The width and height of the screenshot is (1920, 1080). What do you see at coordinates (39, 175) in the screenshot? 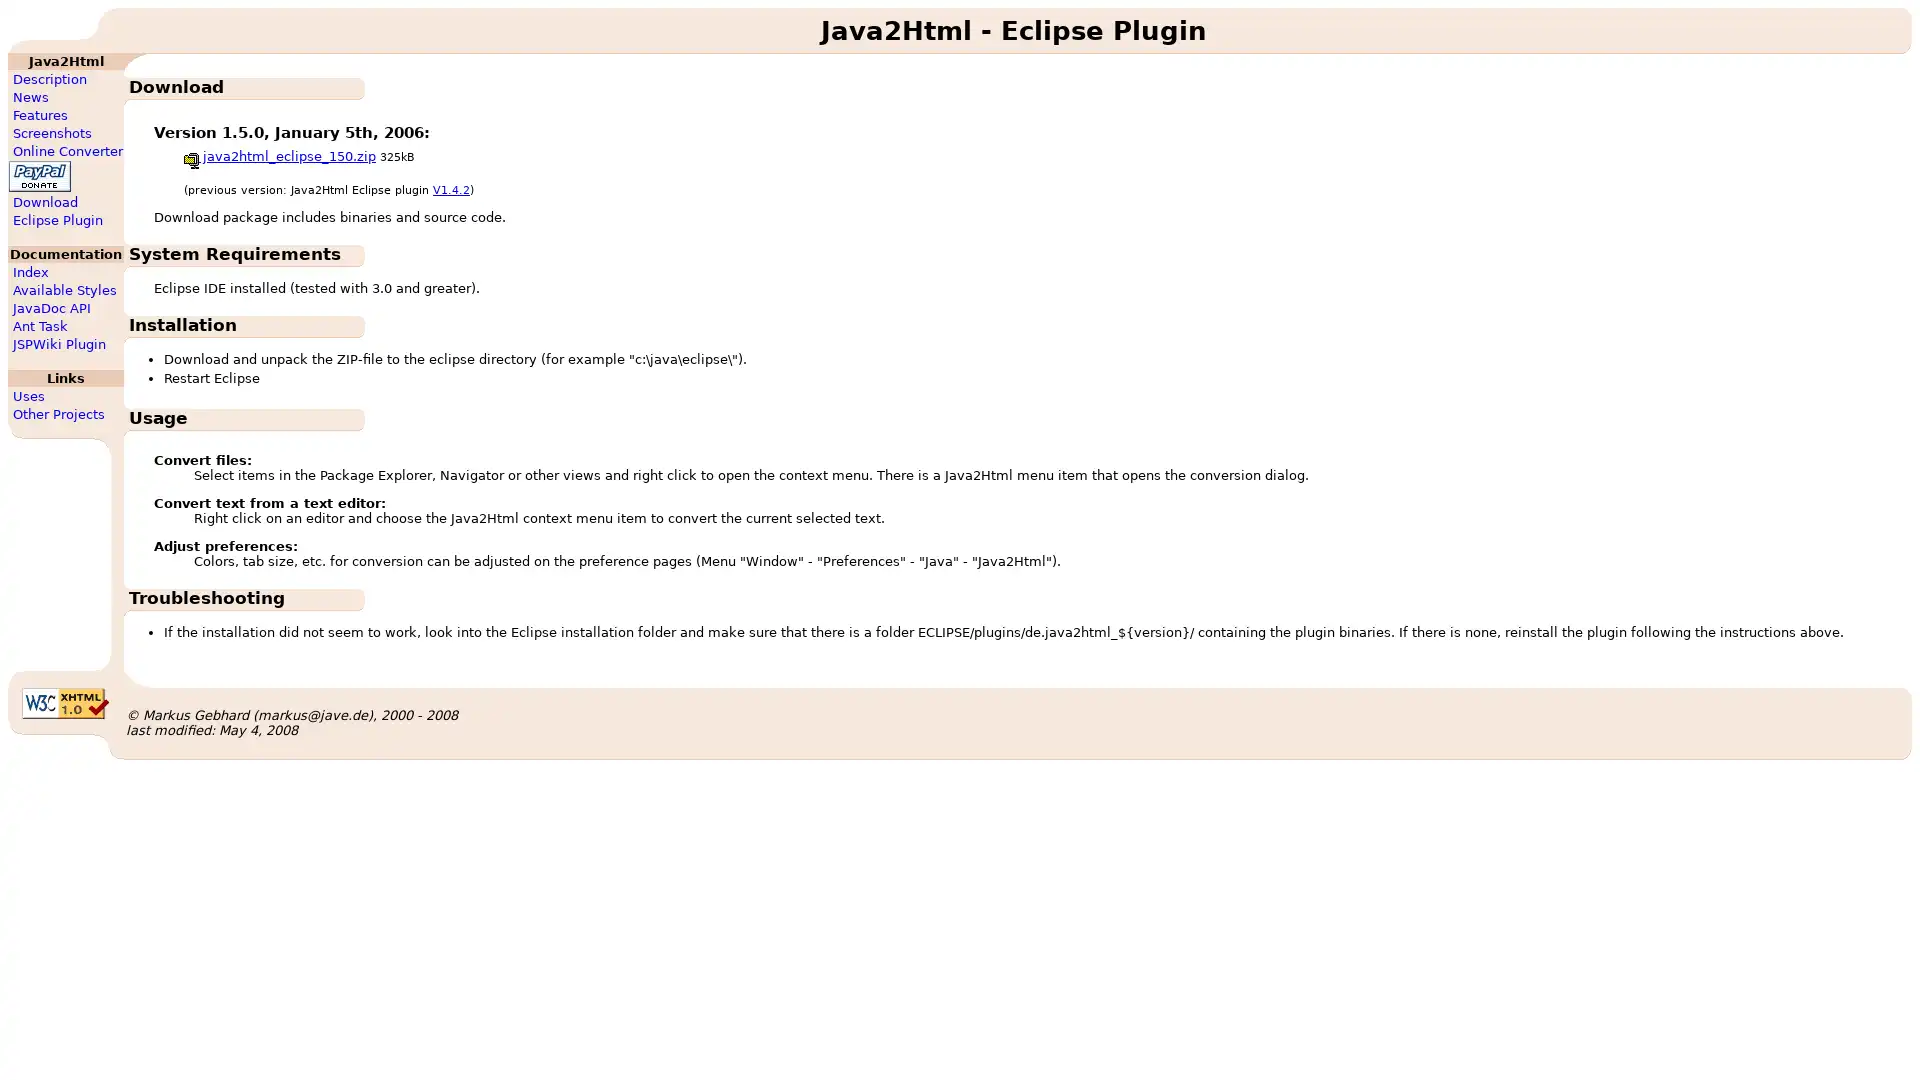
I see `Donate` at bounding box center [39, 175].